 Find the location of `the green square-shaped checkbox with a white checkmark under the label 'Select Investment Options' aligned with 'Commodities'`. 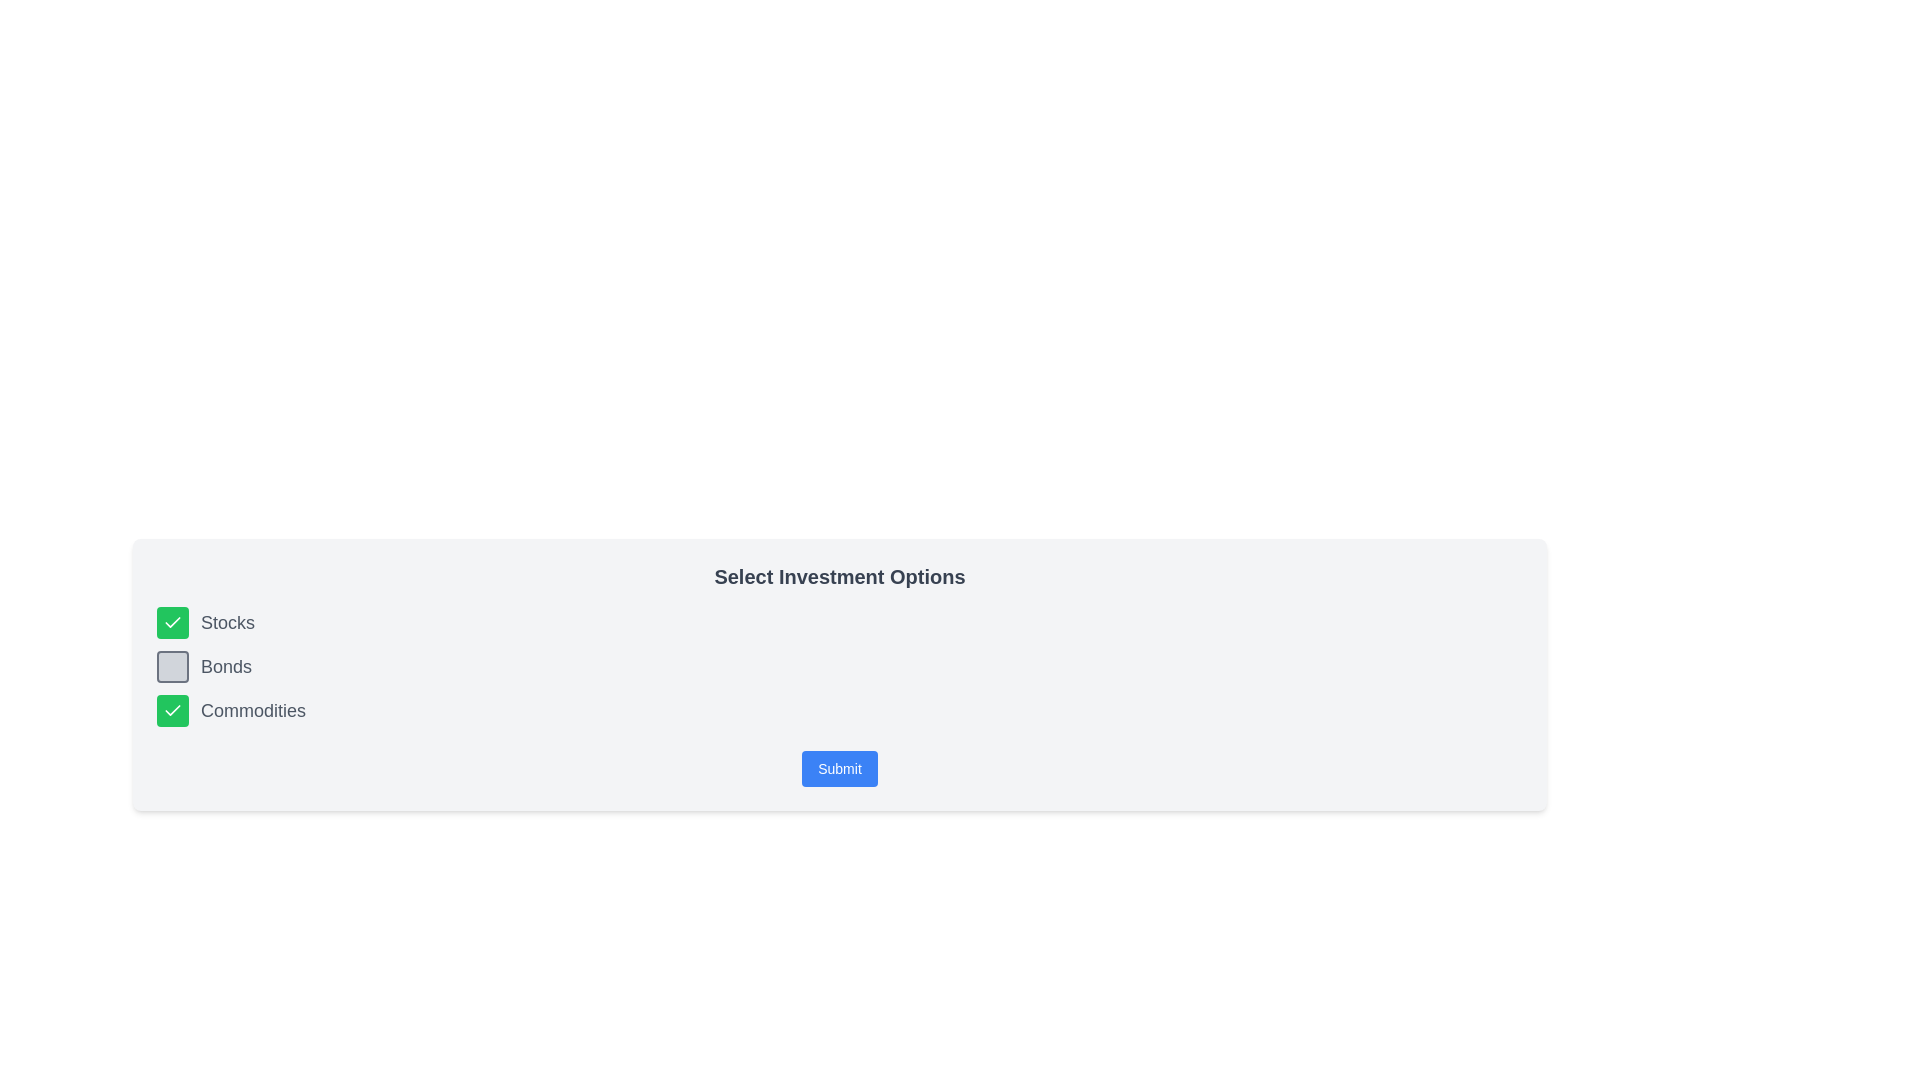

the green square-shaped checkbox with a white checkmark under the label 'Select Investment Options' aligned with 'Commodities' is located at coordinates (172, 709).